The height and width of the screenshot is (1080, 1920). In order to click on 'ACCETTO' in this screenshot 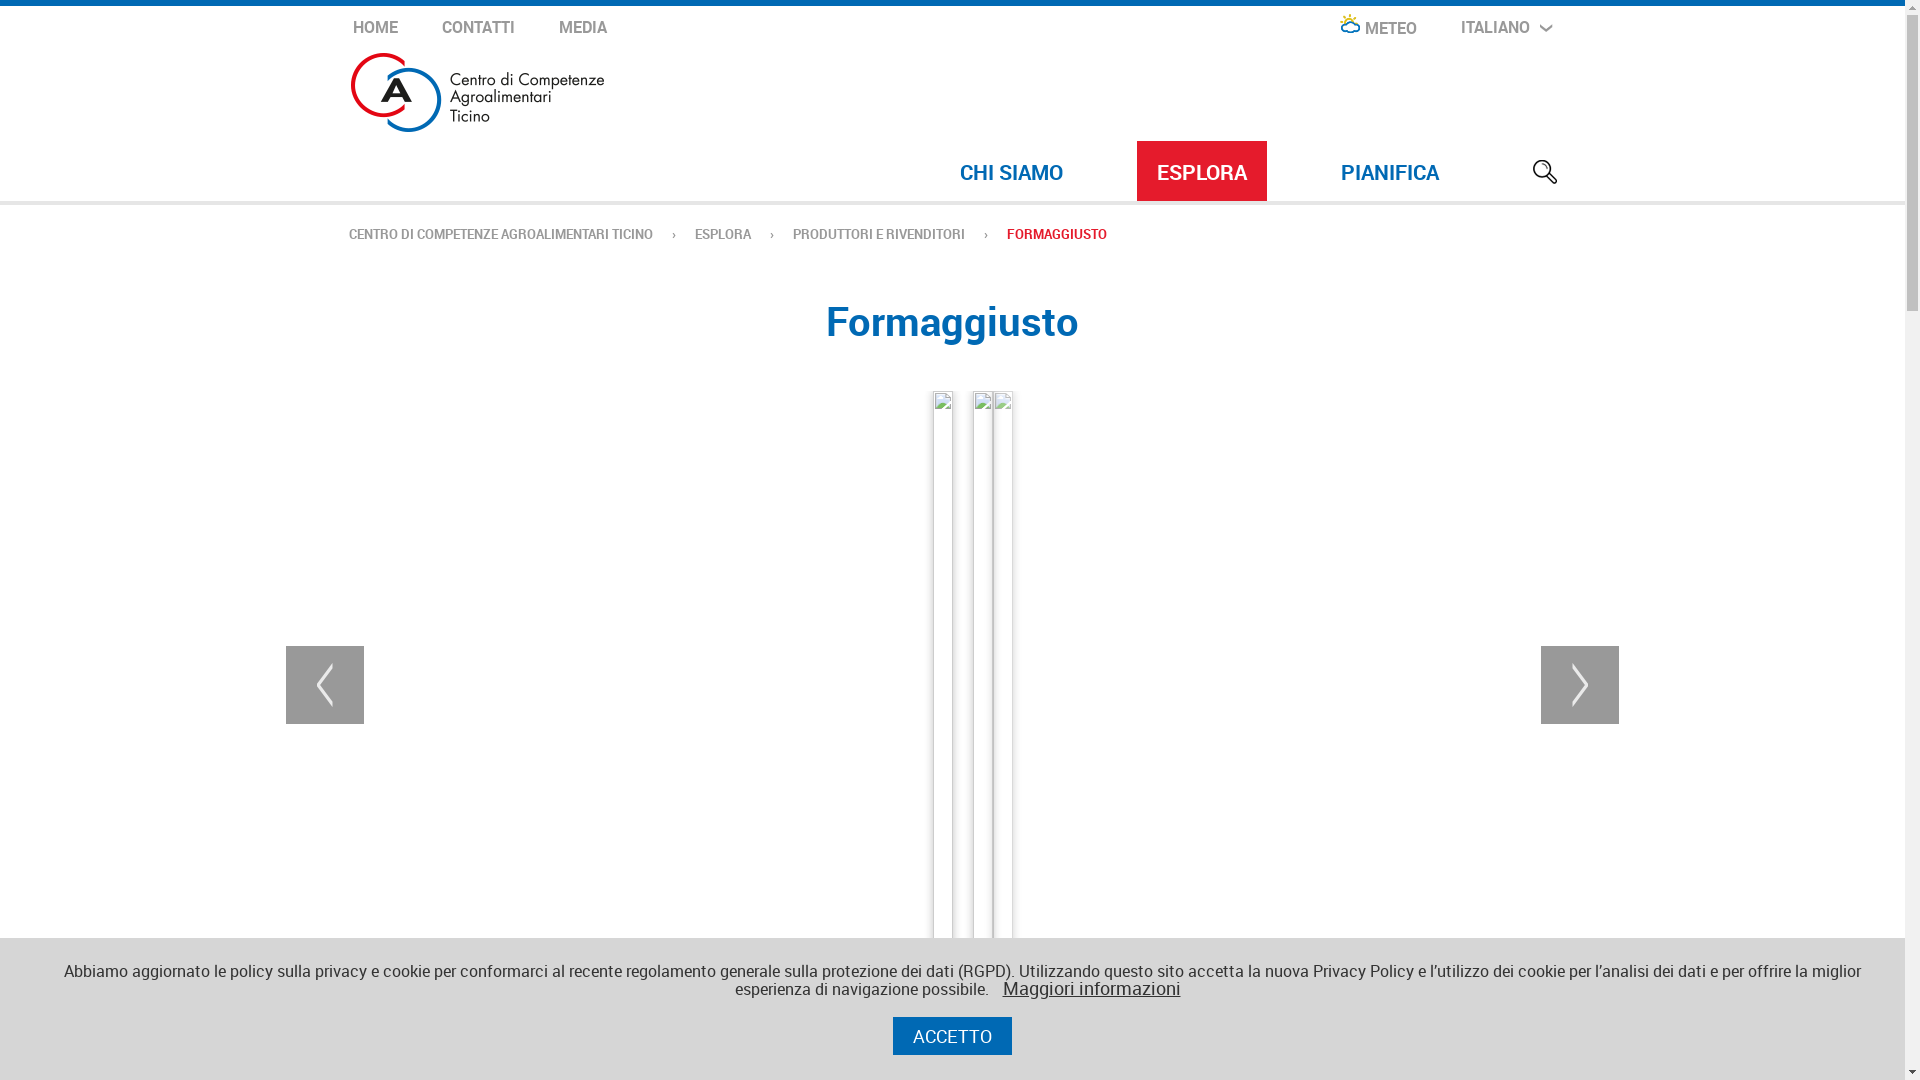, I will do `click(951, 1035)`.